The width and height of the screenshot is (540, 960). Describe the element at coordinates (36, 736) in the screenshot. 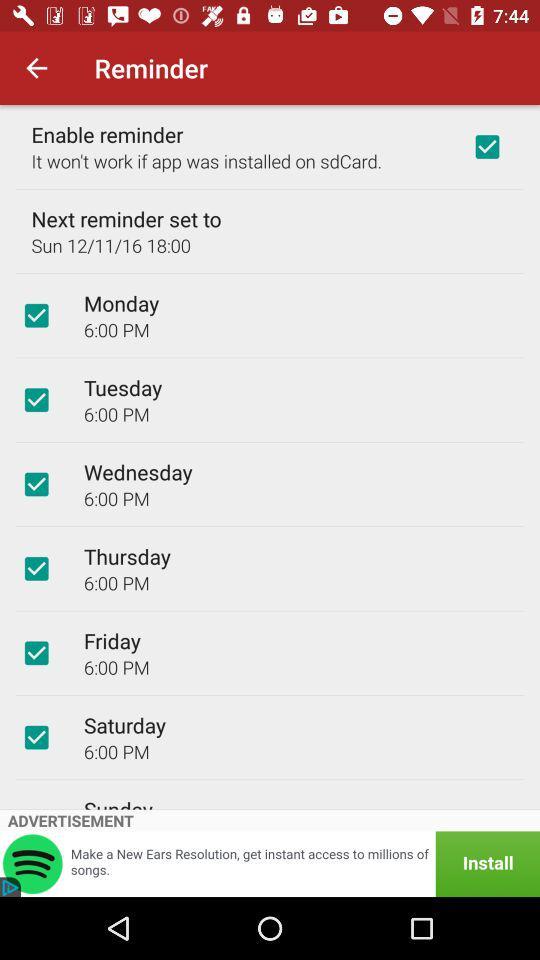

I see `option bar` at that location.